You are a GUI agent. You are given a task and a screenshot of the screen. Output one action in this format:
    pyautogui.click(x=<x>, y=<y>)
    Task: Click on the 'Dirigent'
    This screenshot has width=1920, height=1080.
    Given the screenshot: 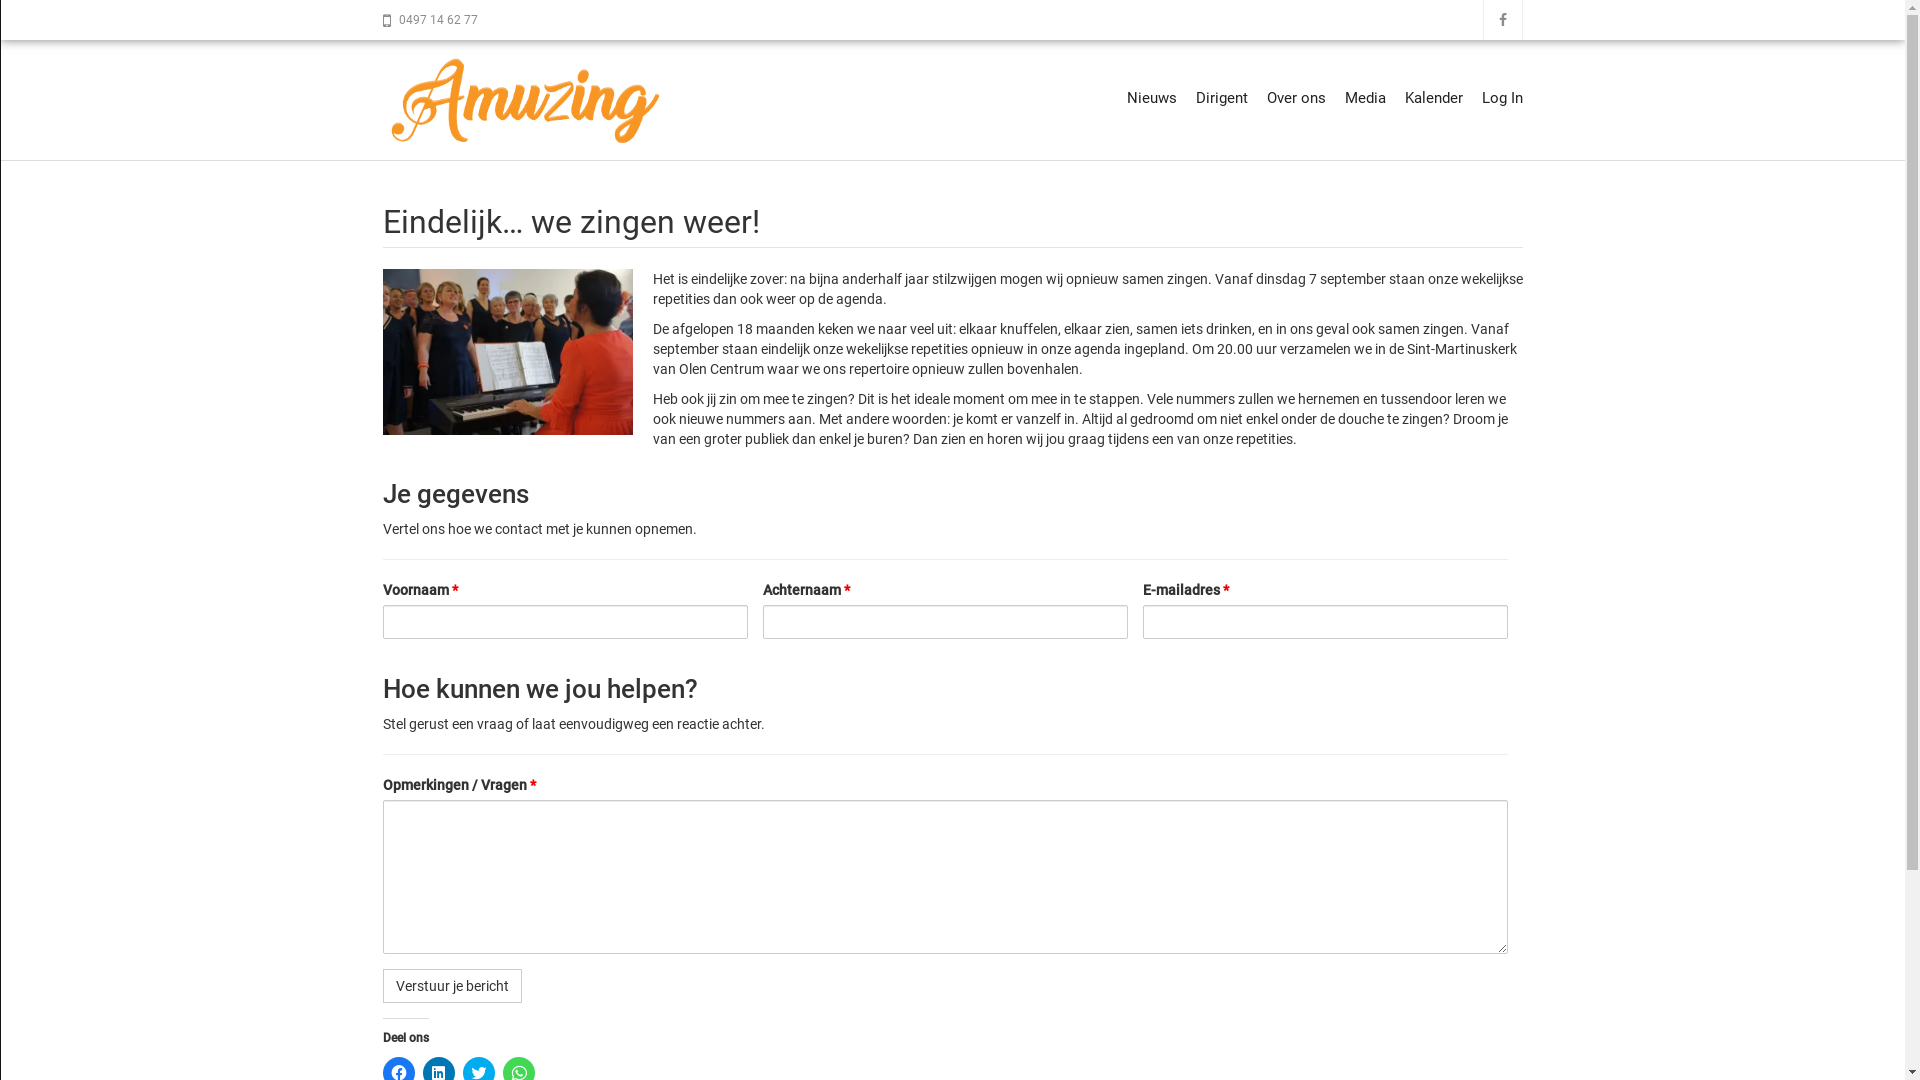 What is the action you would take?
    pyautogui.click(x=1221, y=98)
    